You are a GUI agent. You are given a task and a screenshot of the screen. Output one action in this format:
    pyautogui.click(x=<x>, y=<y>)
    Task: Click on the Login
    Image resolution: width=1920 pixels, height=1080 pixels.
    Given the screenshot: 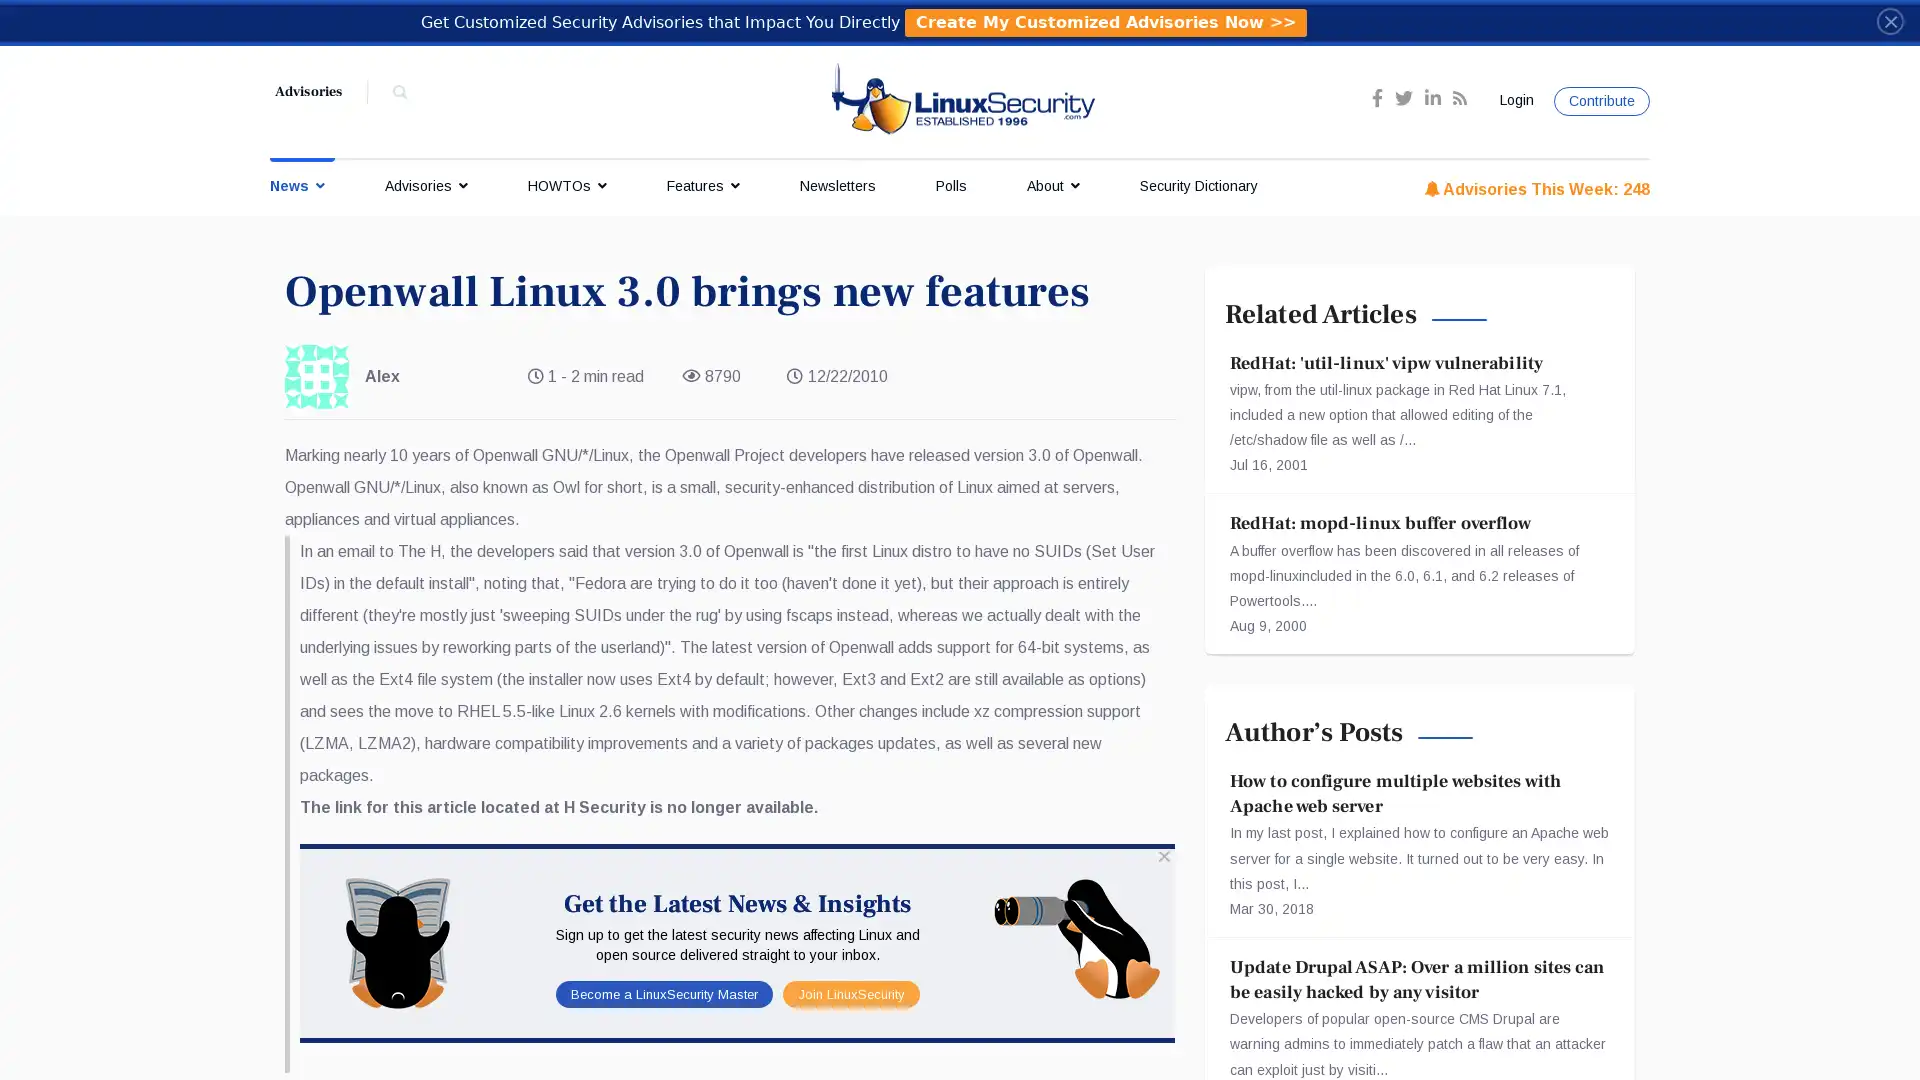 What is the action you would take?
    pyautogui.click(x=1513, y=100)
    